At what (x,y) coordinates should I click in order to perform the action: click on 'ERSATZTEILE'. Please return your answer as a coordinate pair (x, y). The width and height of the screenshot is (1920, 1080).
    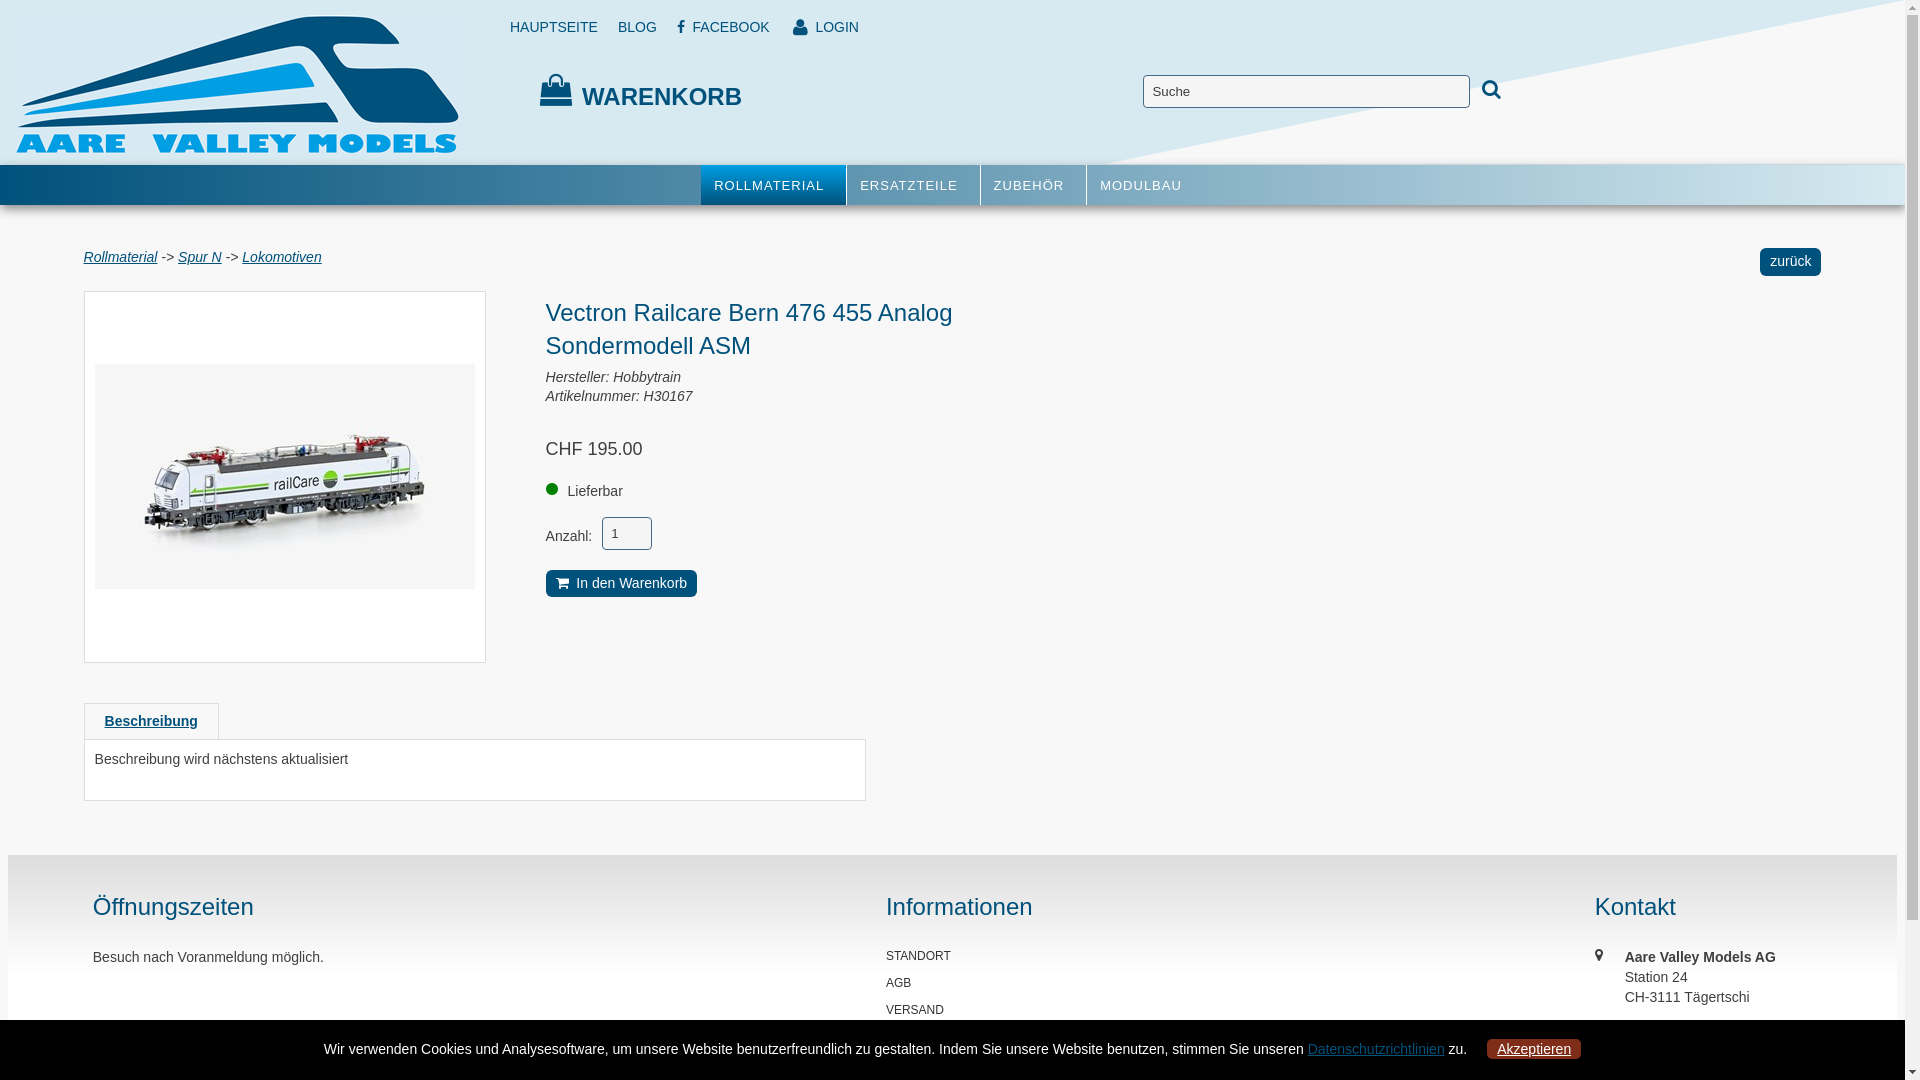
    Looking at the image, I should click on (911, 185).